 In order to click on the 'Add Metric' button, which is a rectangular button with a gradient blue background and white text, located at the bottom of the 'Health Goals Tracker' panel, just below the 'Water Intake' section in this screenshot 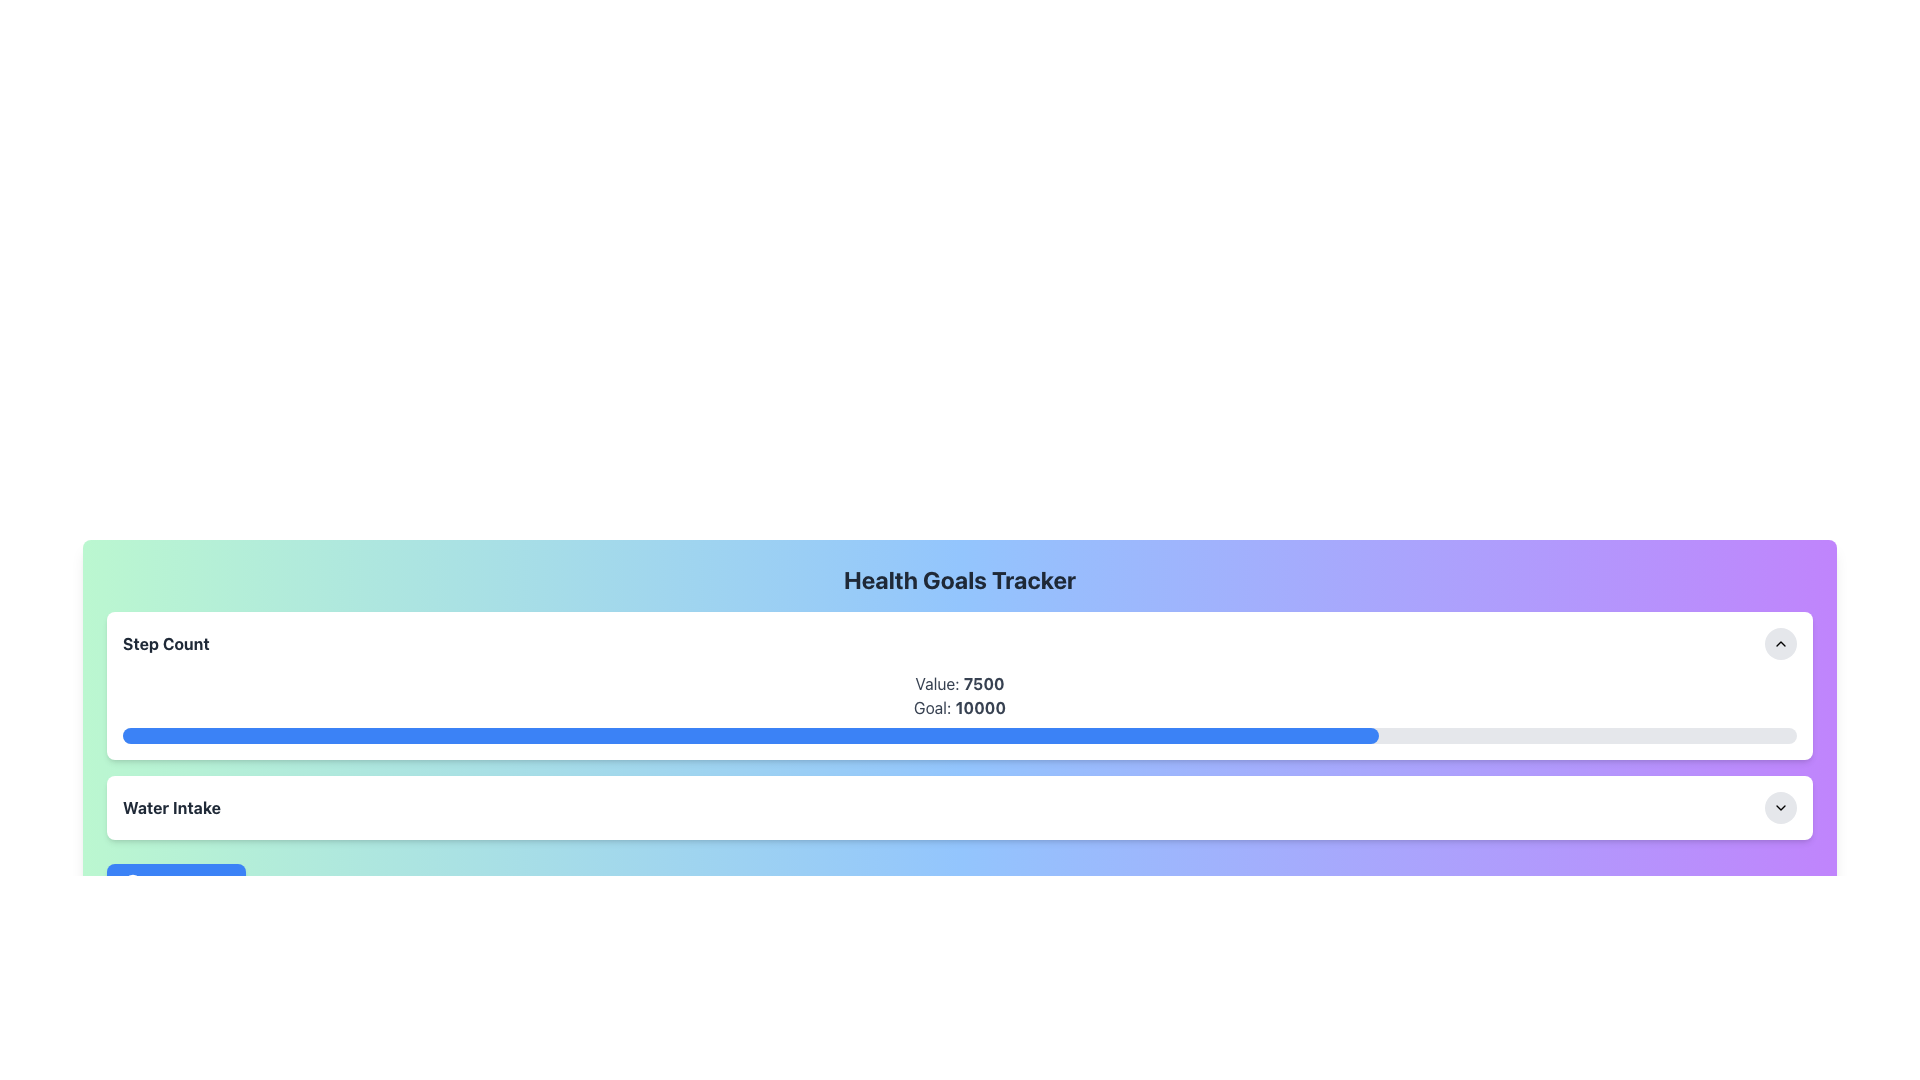, I will do `click(176, 882)`.